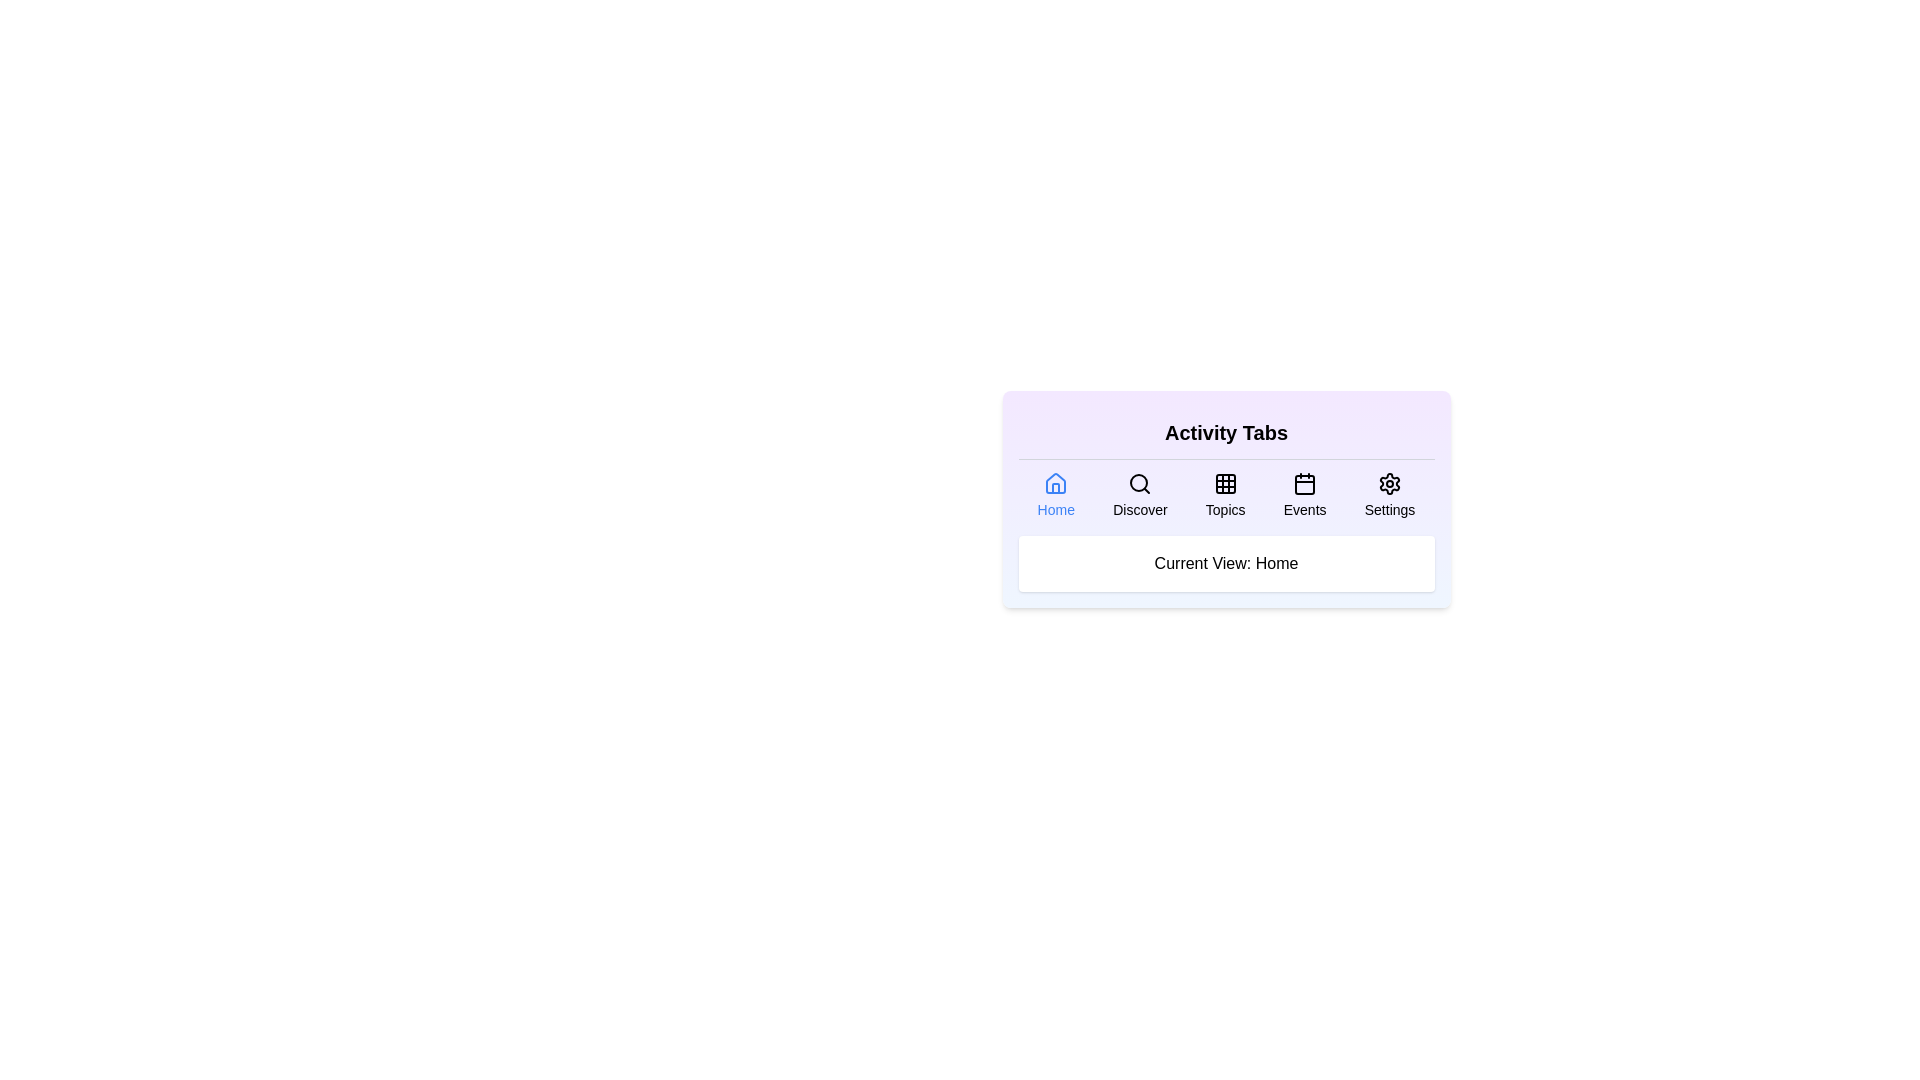 The width and height of the screenshot is (1920, 1080). What do you see at coordinates (1055, 495) in the screenshot?
I see `the Home tab` at bounding box center [1055, 495].